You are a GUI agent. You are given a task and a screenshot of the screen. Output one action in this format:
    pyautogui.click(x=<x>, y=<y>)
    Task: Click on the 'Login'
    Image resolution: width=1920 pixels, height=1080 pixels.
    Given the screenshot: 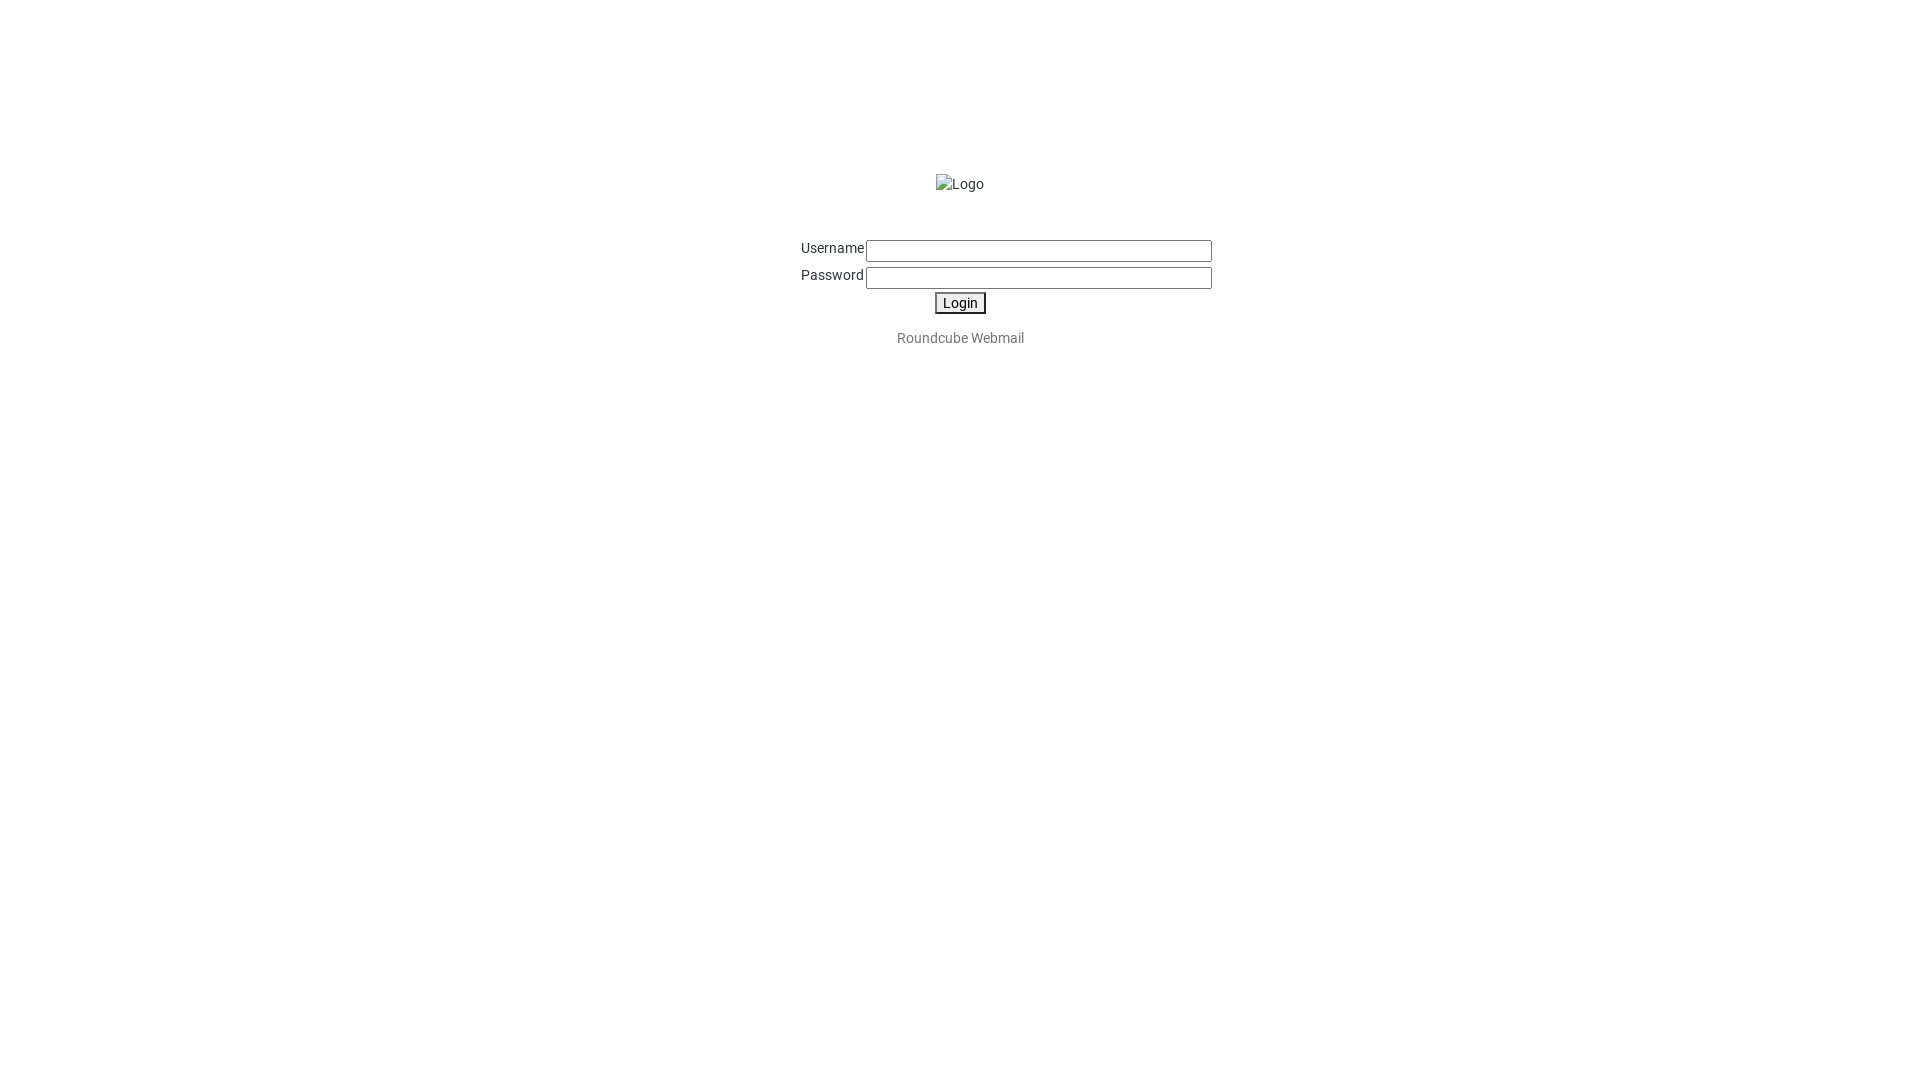 What is the action you would take?
    pyautogui.click(x=933, y=303)
    